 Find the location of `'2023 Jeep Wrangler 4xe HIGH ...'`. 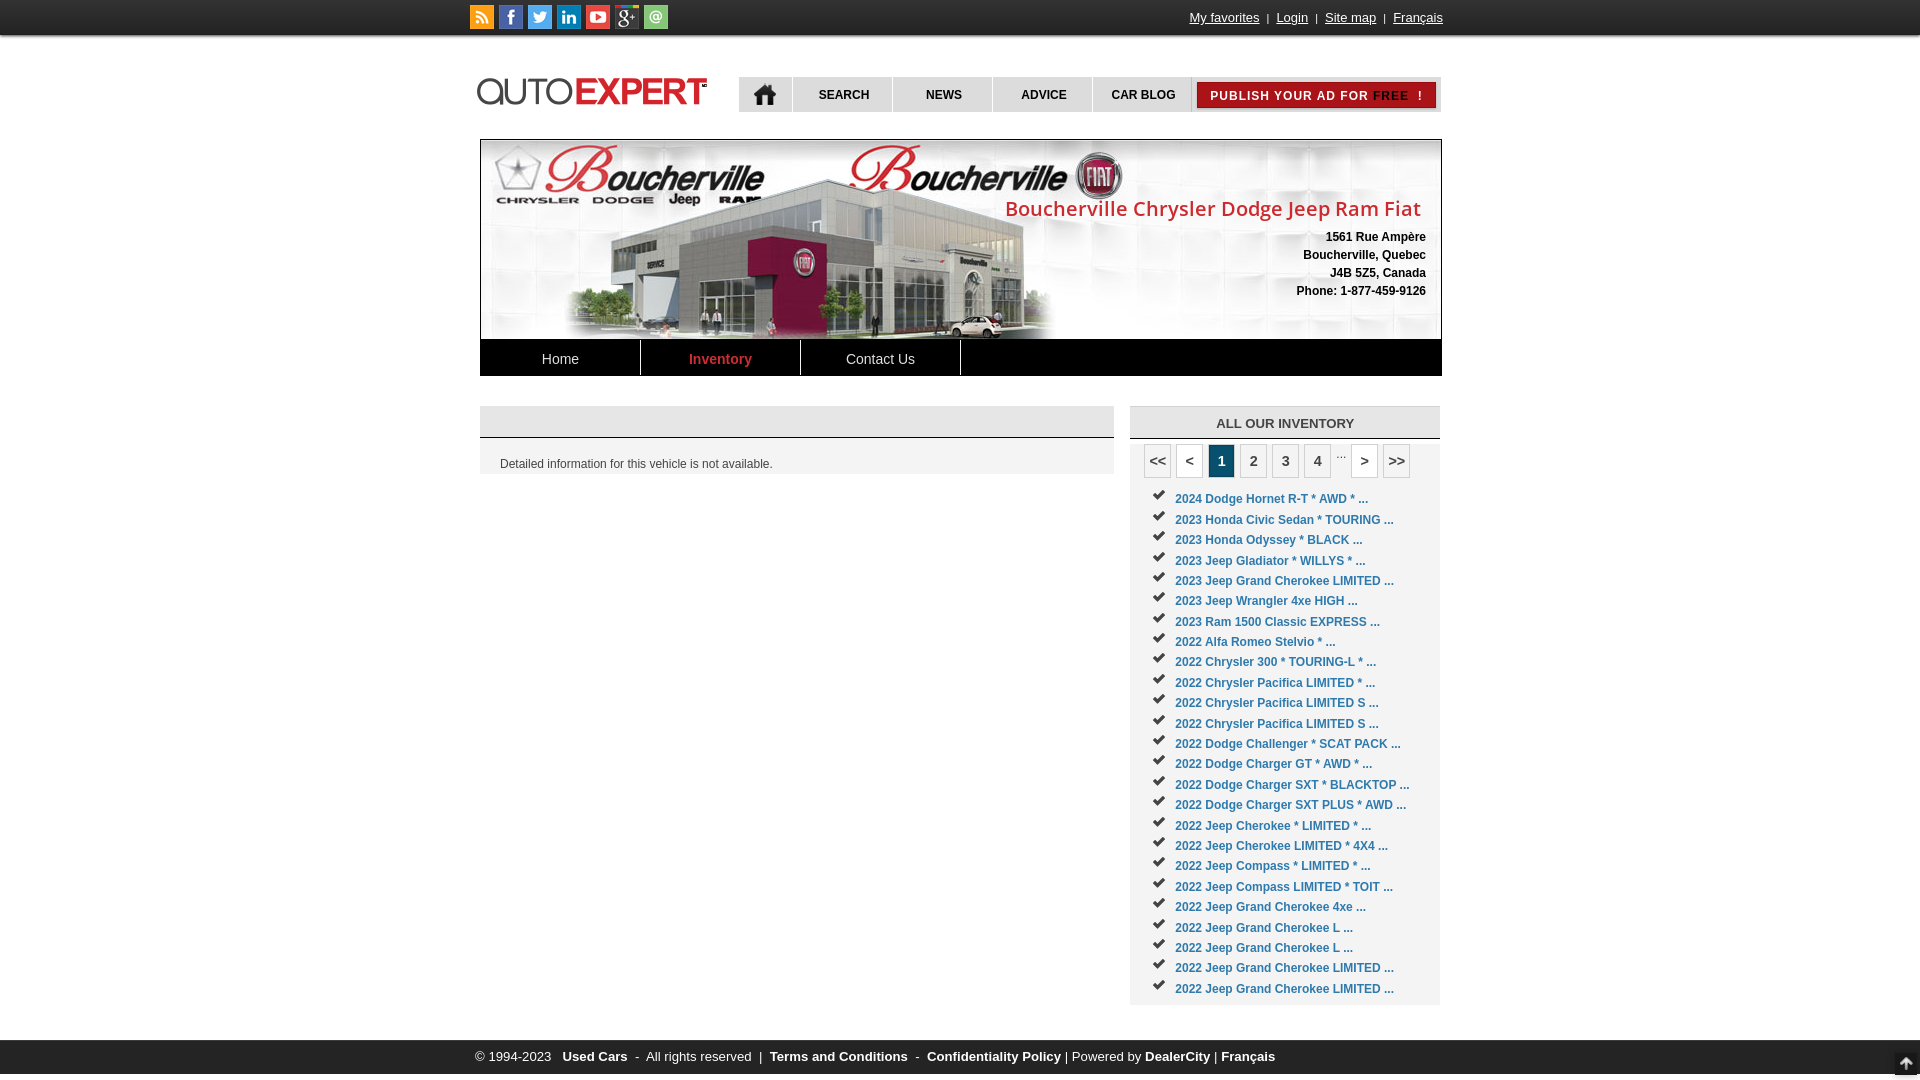

'2023 Jeep Wrangler 4xe HIGH ...' is located at coordinates (1265, 600).